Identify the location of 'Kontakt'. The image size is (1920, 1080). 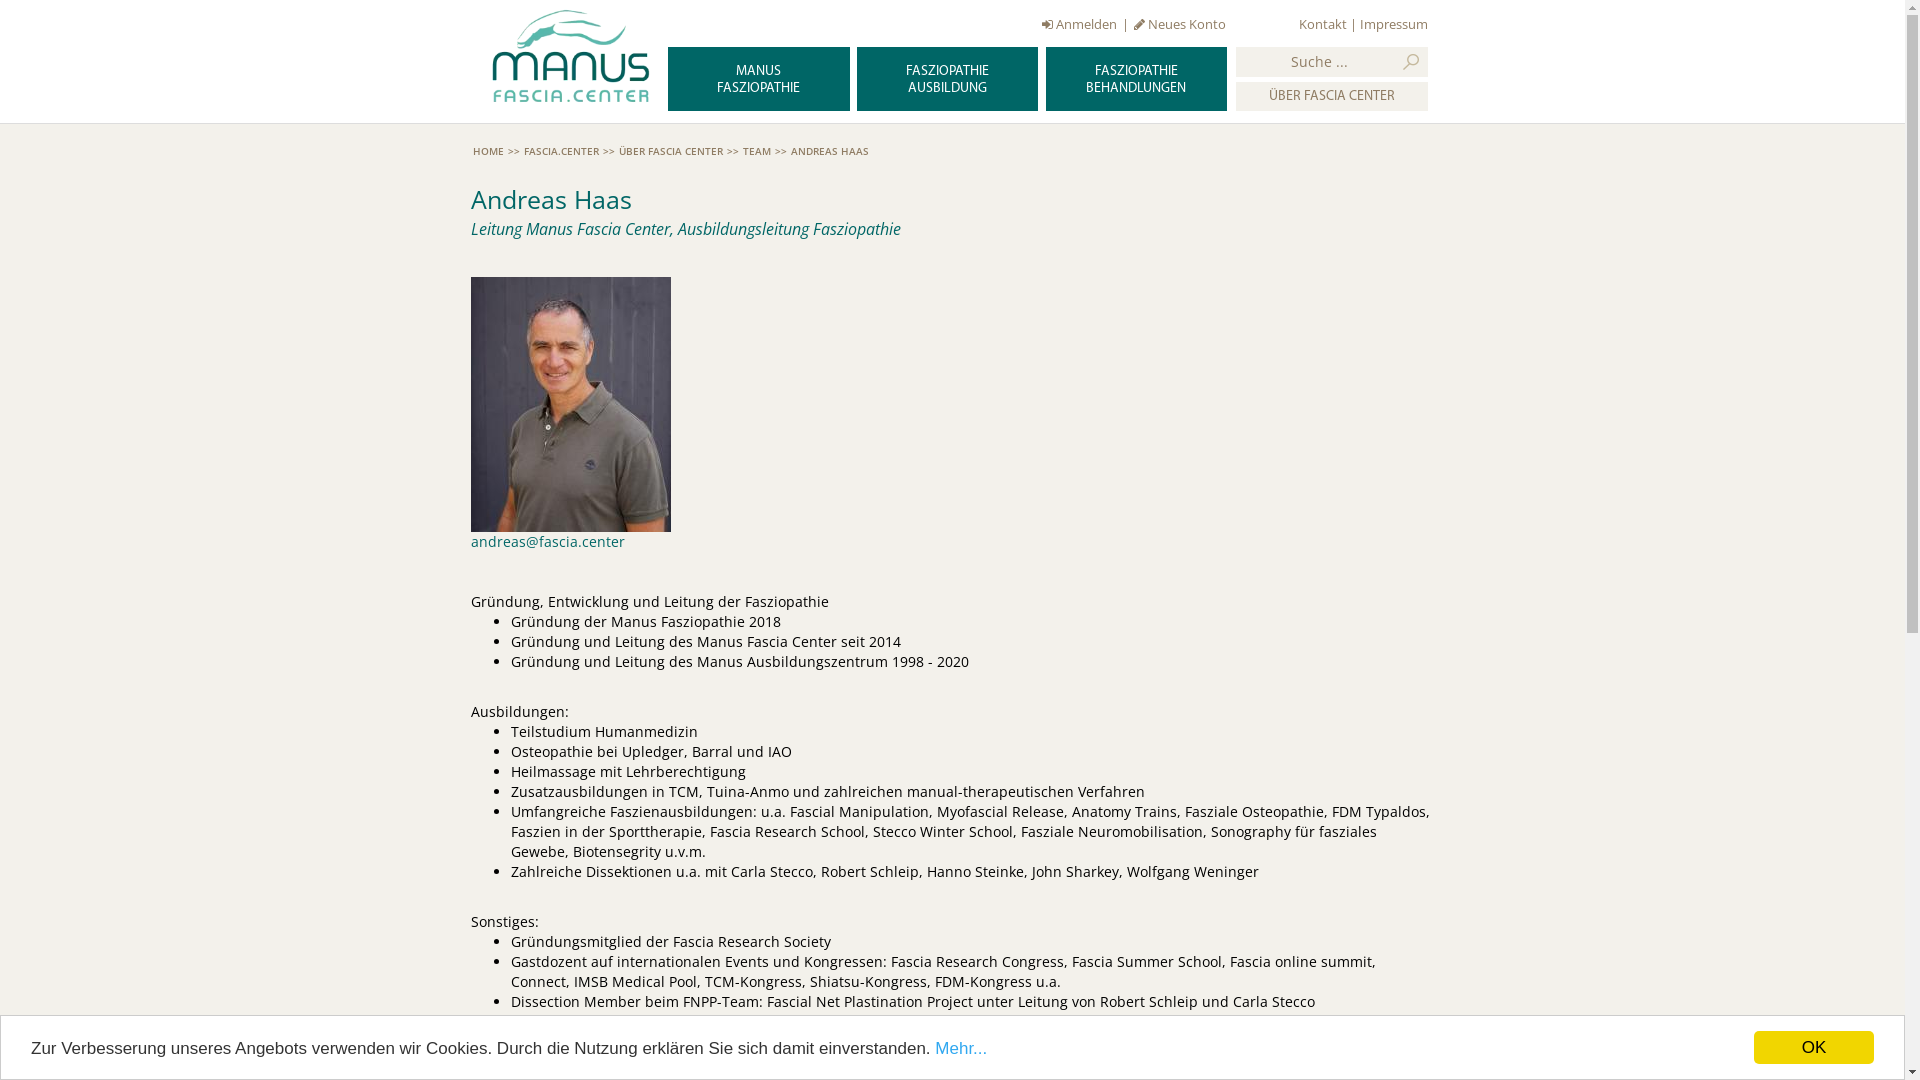
(1299, 23).